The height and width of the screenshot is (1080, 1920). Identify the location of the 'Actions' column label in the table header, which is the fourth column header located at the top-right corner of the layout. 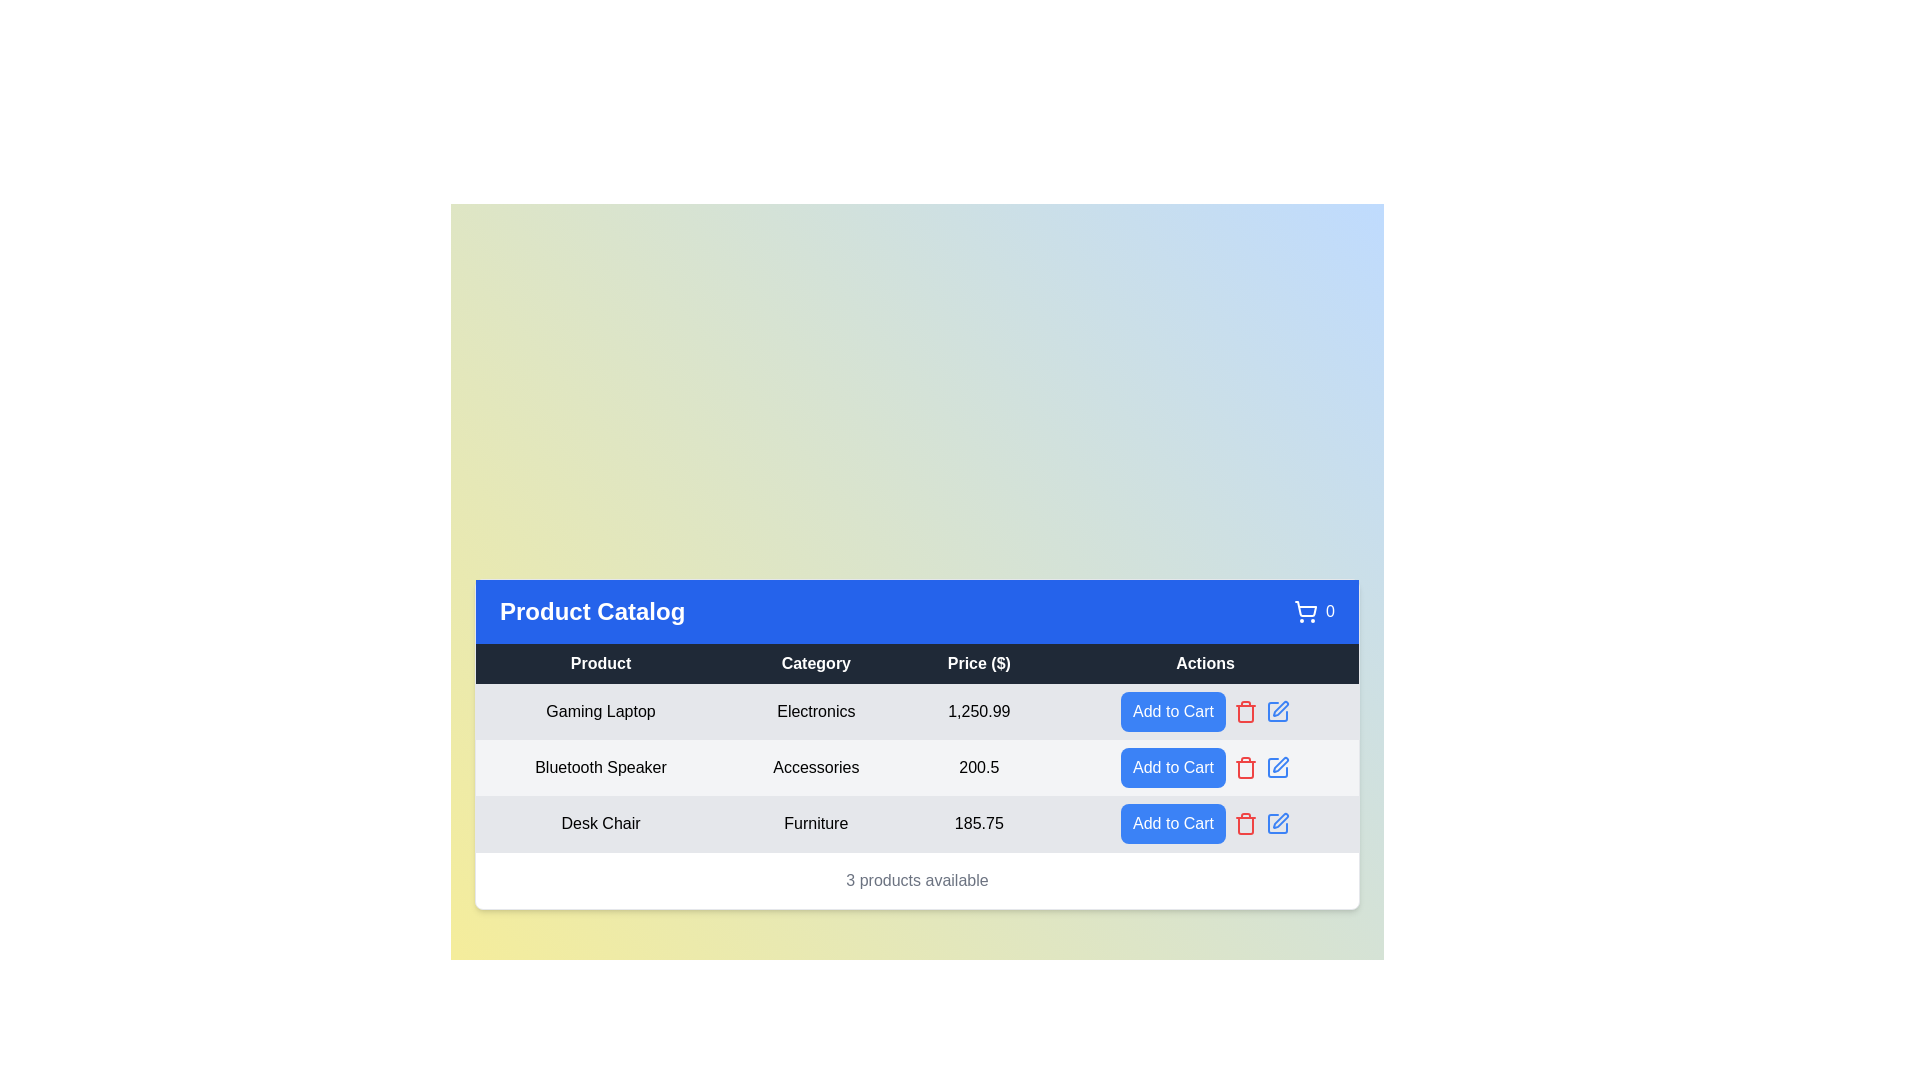
(1204, 663).